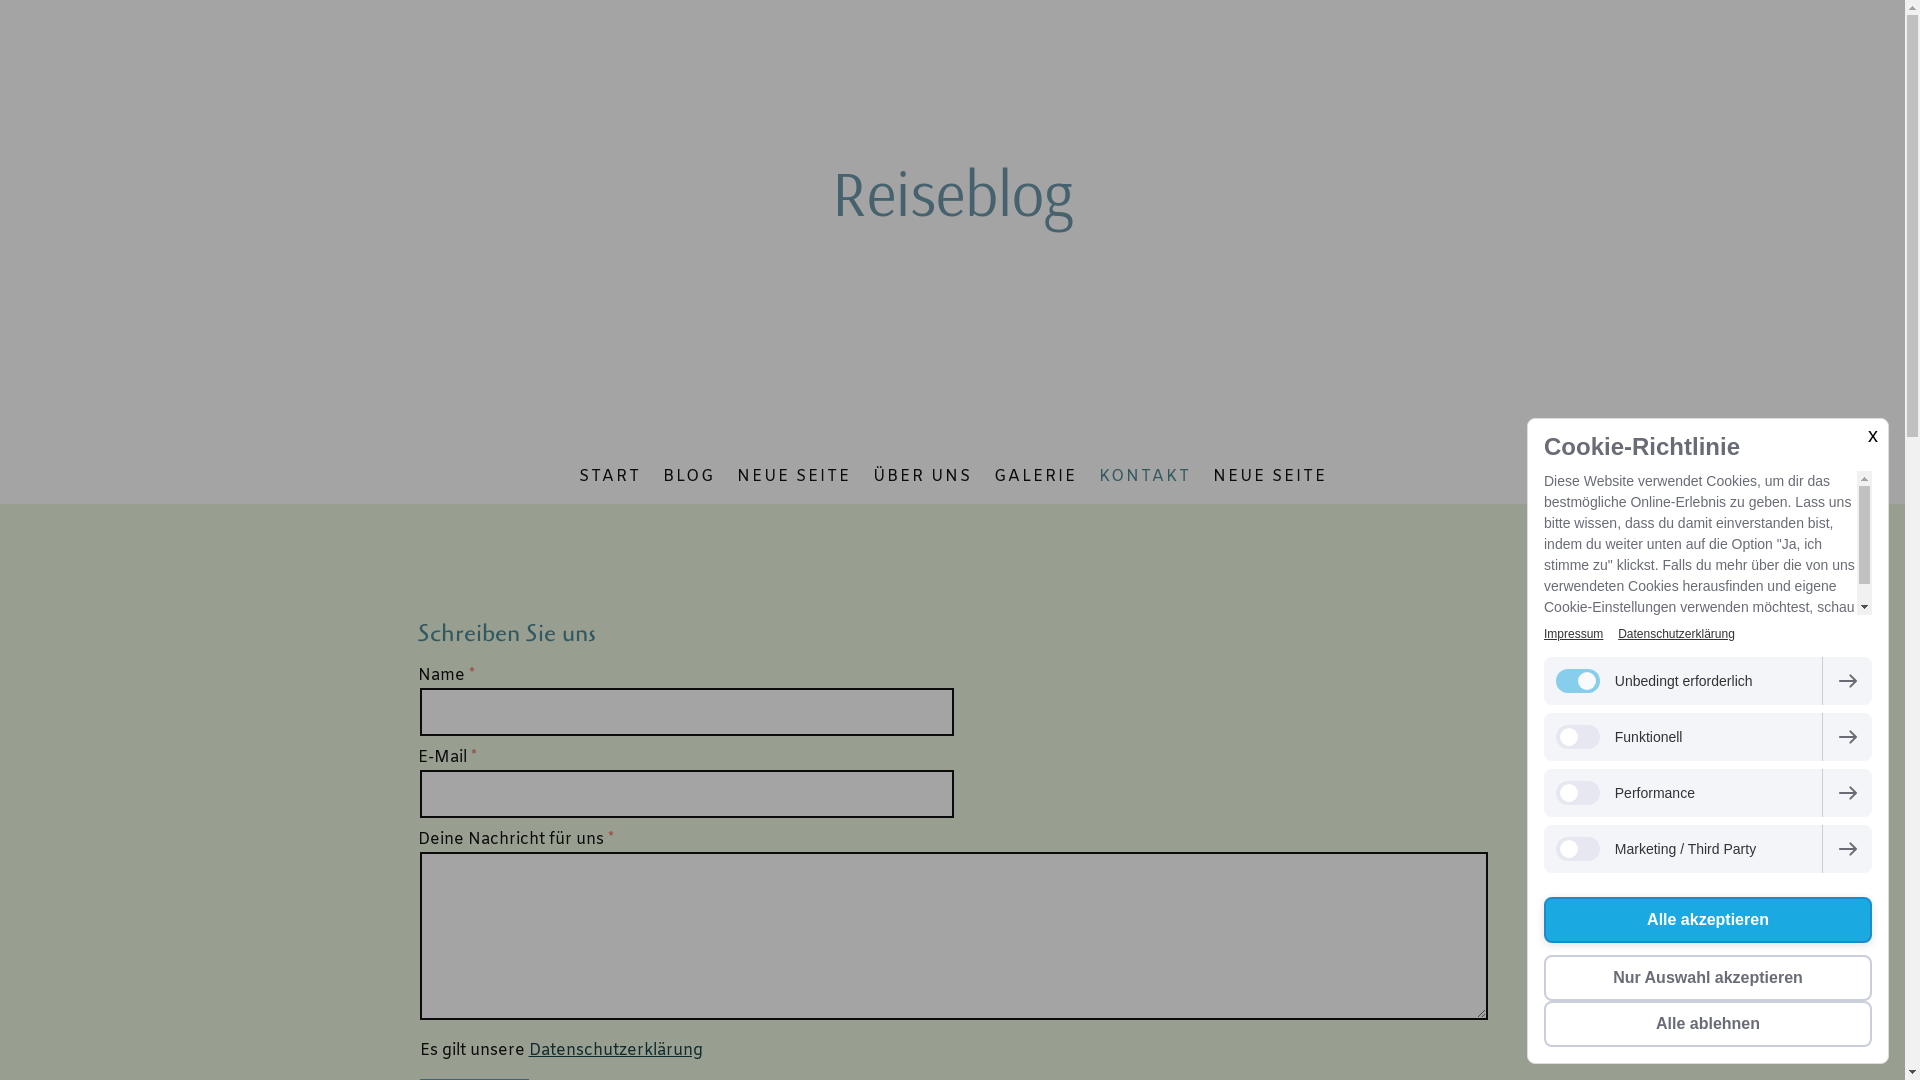 The image size is (1920, 1080). What do you see at coordinates (724, 477) in the screenshot?
I see `'NEUE SEITE'` at bounding box center [724, 477].